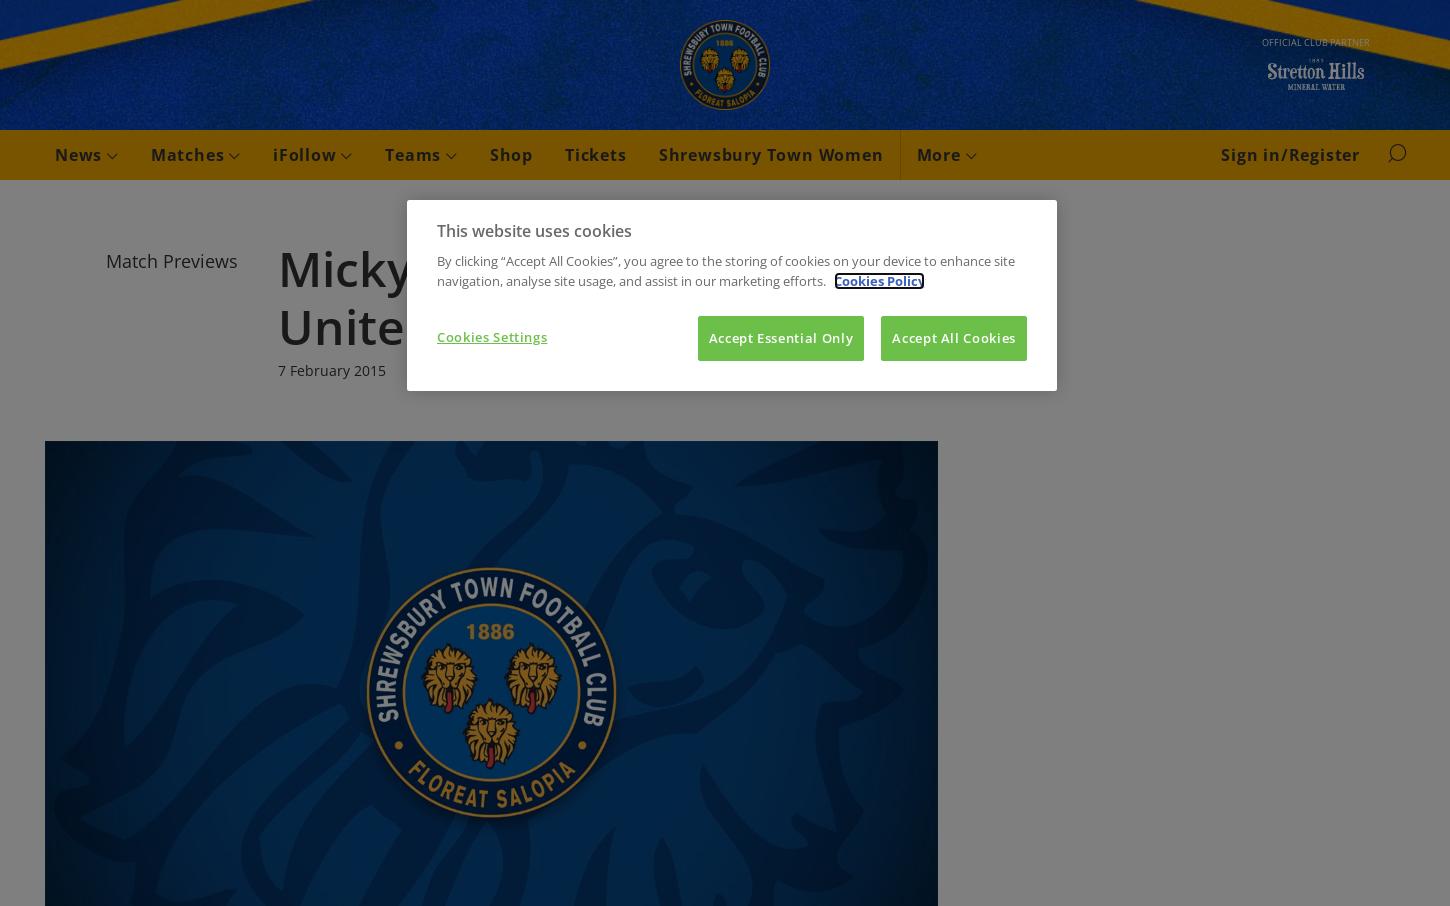 This screenshot has width=1450, height=906. What do you see at coordinates (770, 155) in the screenshot?
I see `'Shrewsbury Town Women'` at bounding box center [770, 155].